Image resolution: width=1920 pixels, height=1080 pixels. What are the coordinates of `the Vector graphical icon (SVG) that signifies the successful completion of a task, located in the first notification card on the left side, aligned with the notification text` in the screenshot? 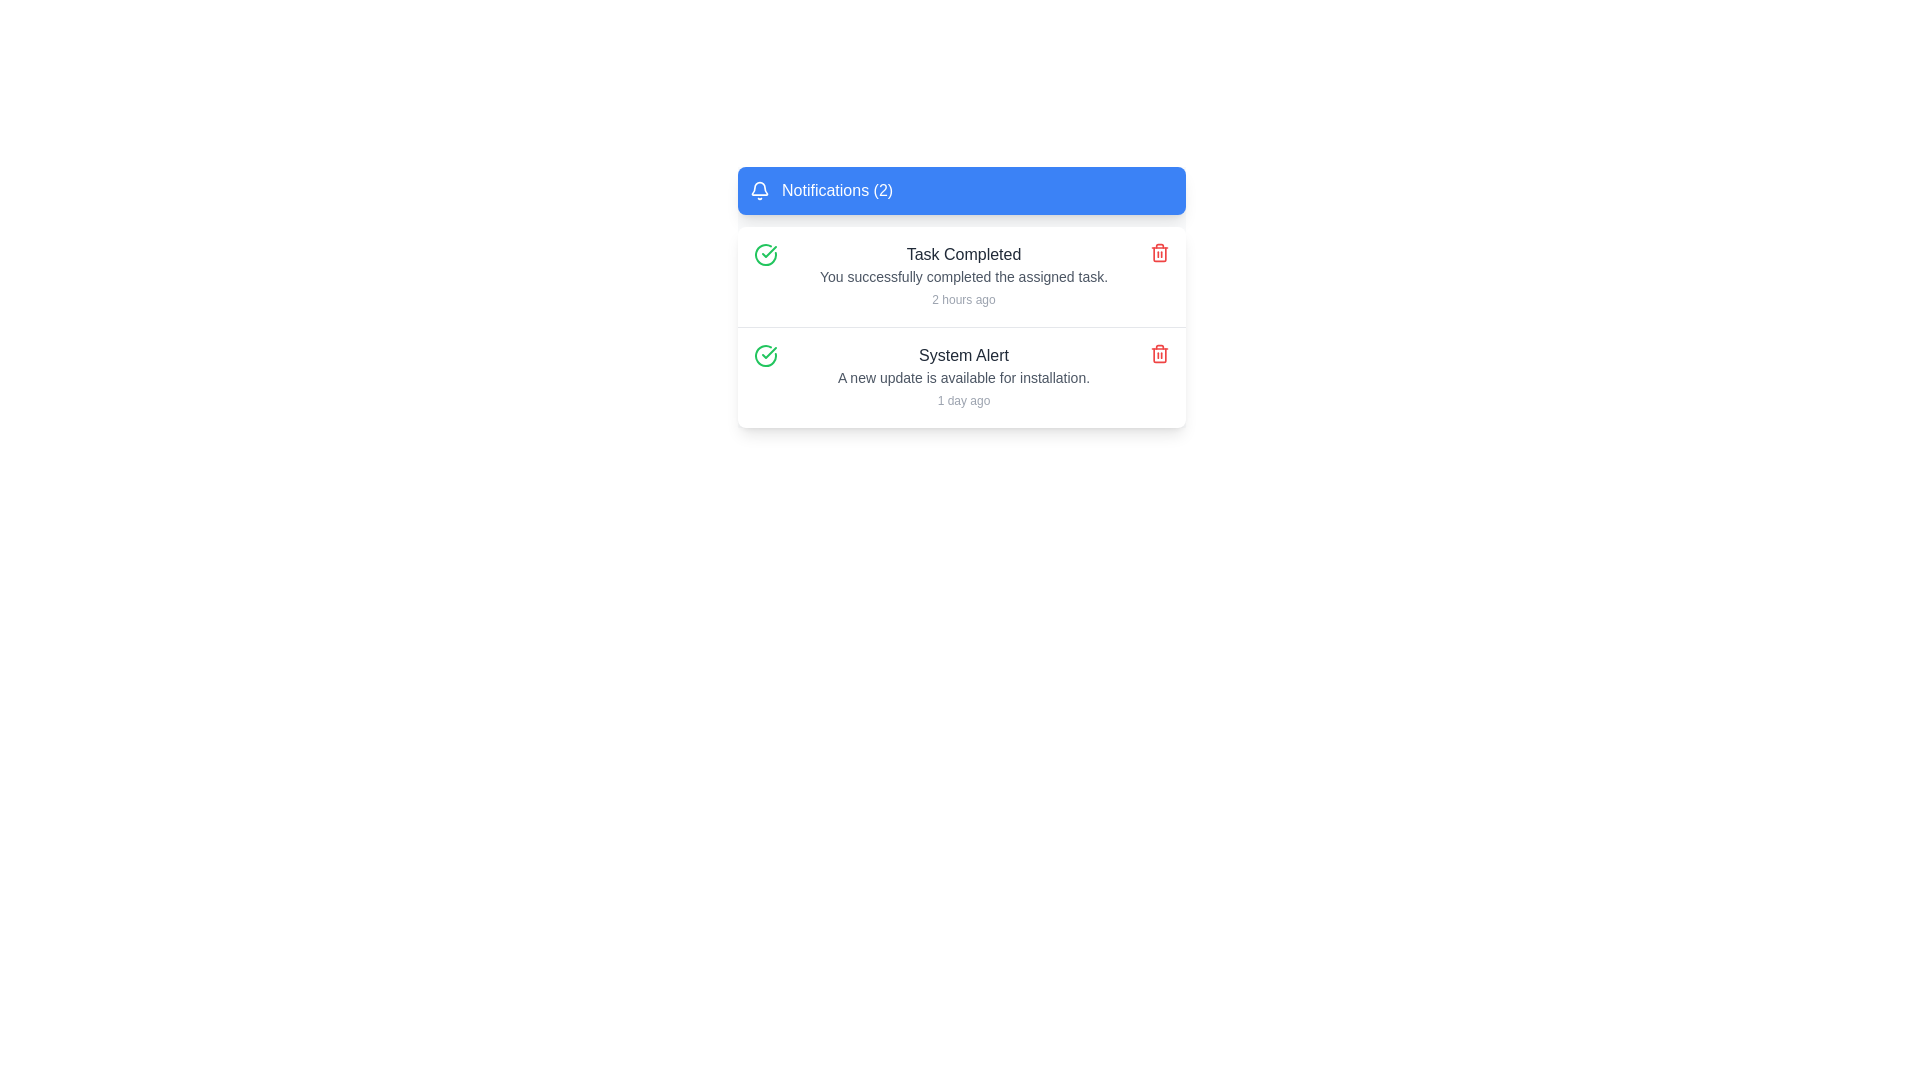 It's located at (768, 352).